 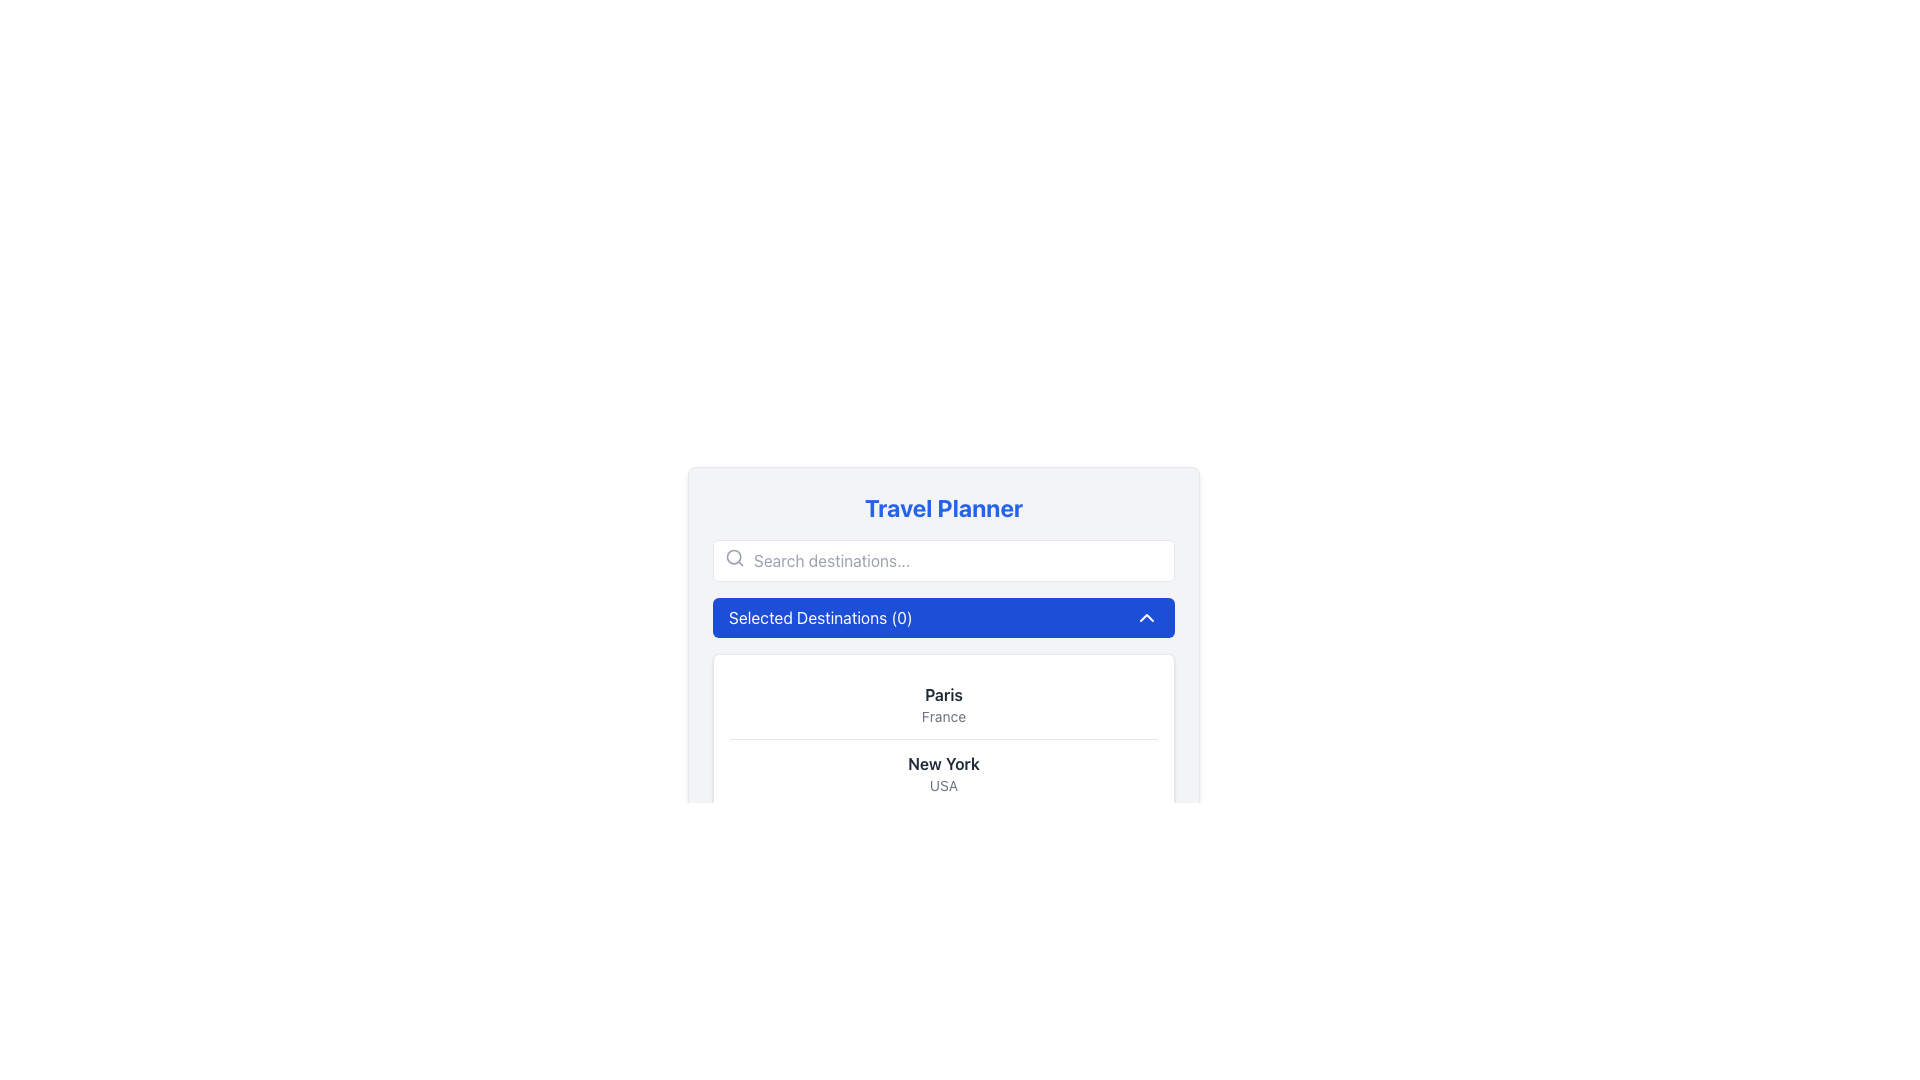 I want to click on the 'Travel Planner' text header, which is styled in bold blue font and serves as the main title above the search input, so click(x=943, y=507).